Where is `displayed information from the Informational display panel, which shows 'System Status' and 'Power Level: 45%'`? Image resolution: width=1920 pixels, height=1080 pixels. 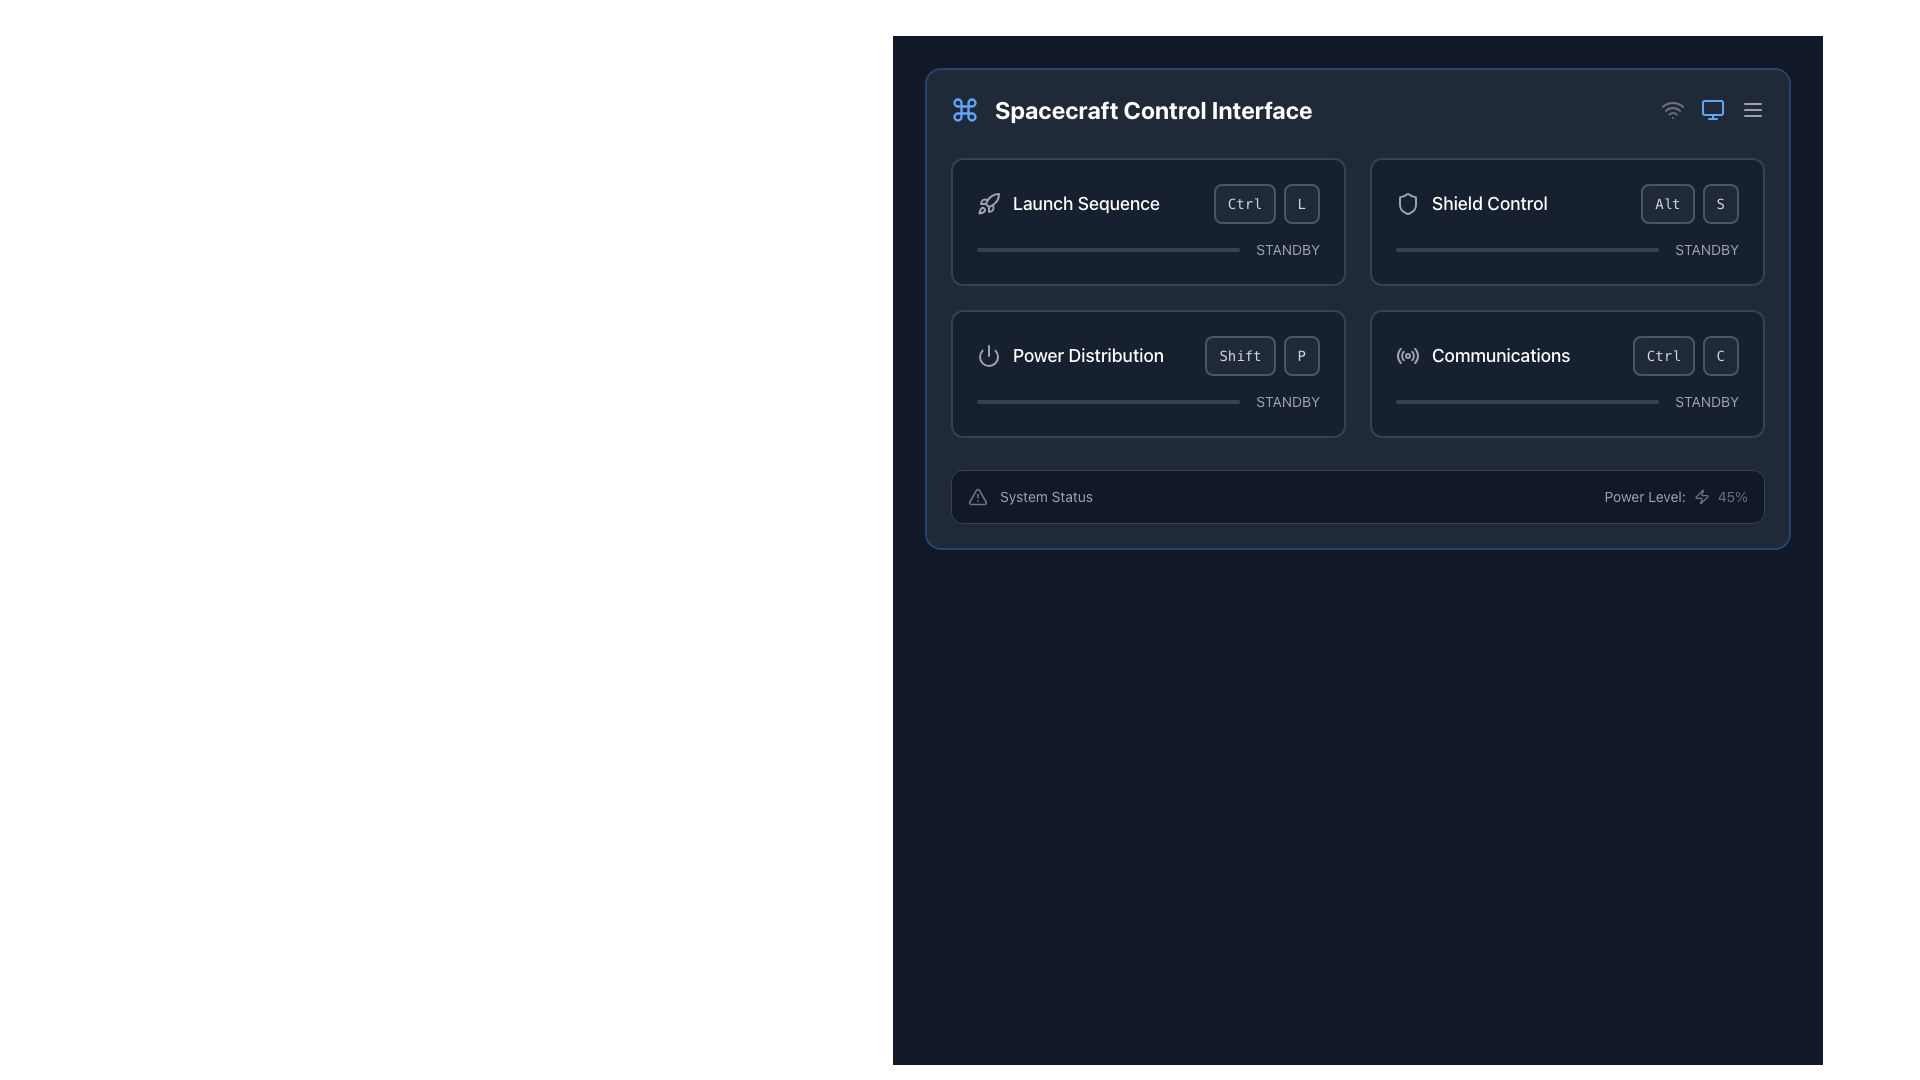 displayed information from the Informational display panel, which shows 'System Status' and 'Power Level: 45%' is located at coordinates (1358, 496).